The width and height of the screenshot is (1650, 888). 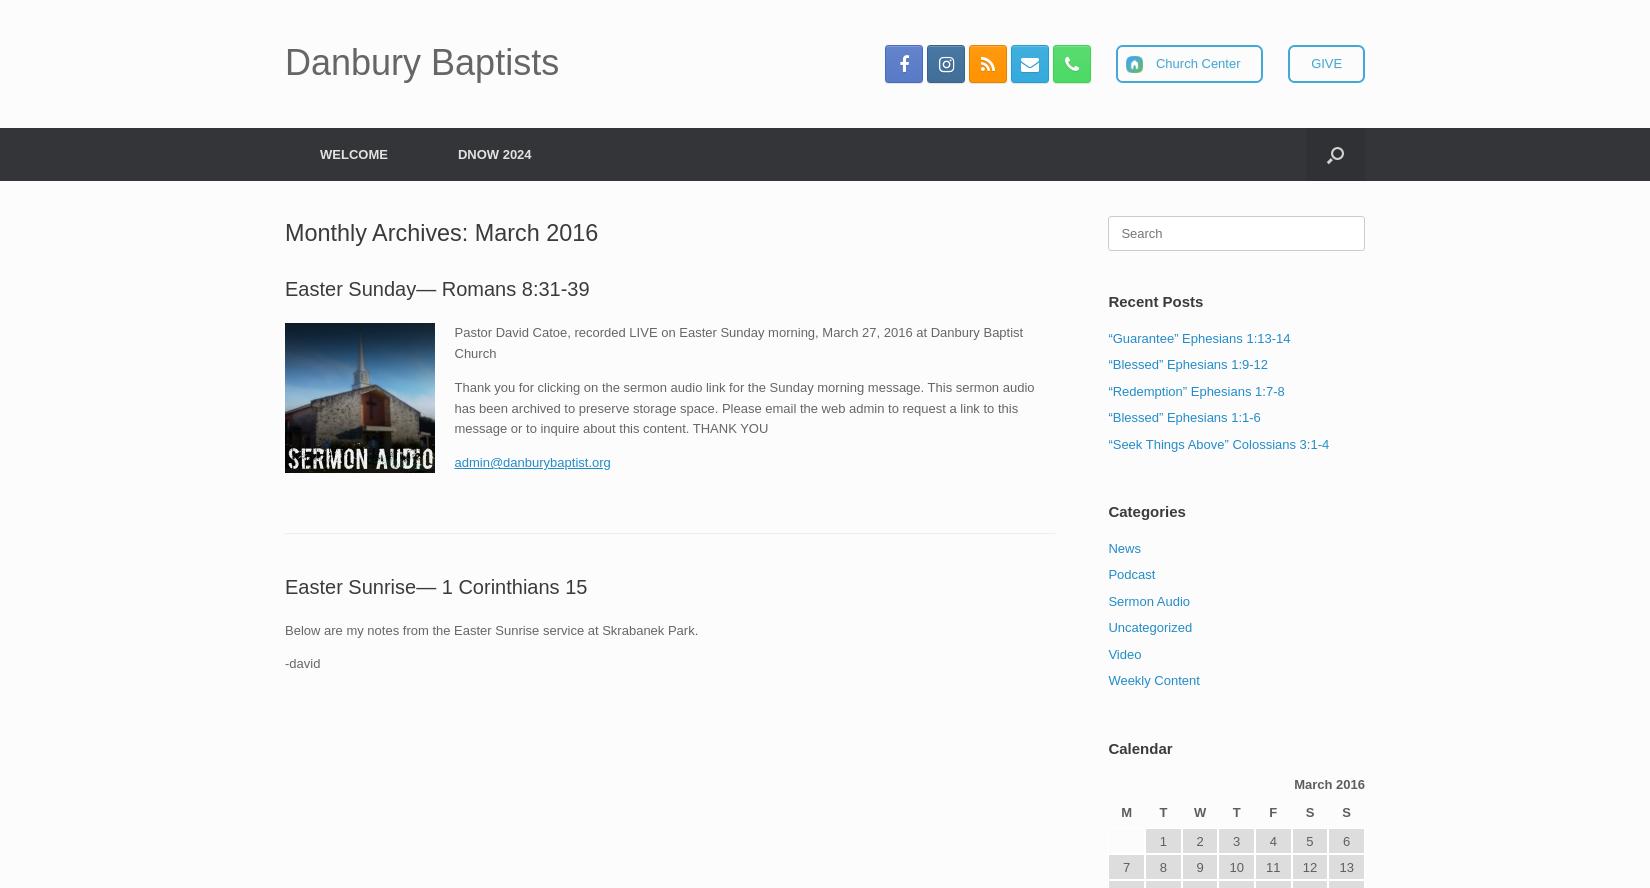 I want to click on 'Sermon Audio', so click(x=547, y=245).